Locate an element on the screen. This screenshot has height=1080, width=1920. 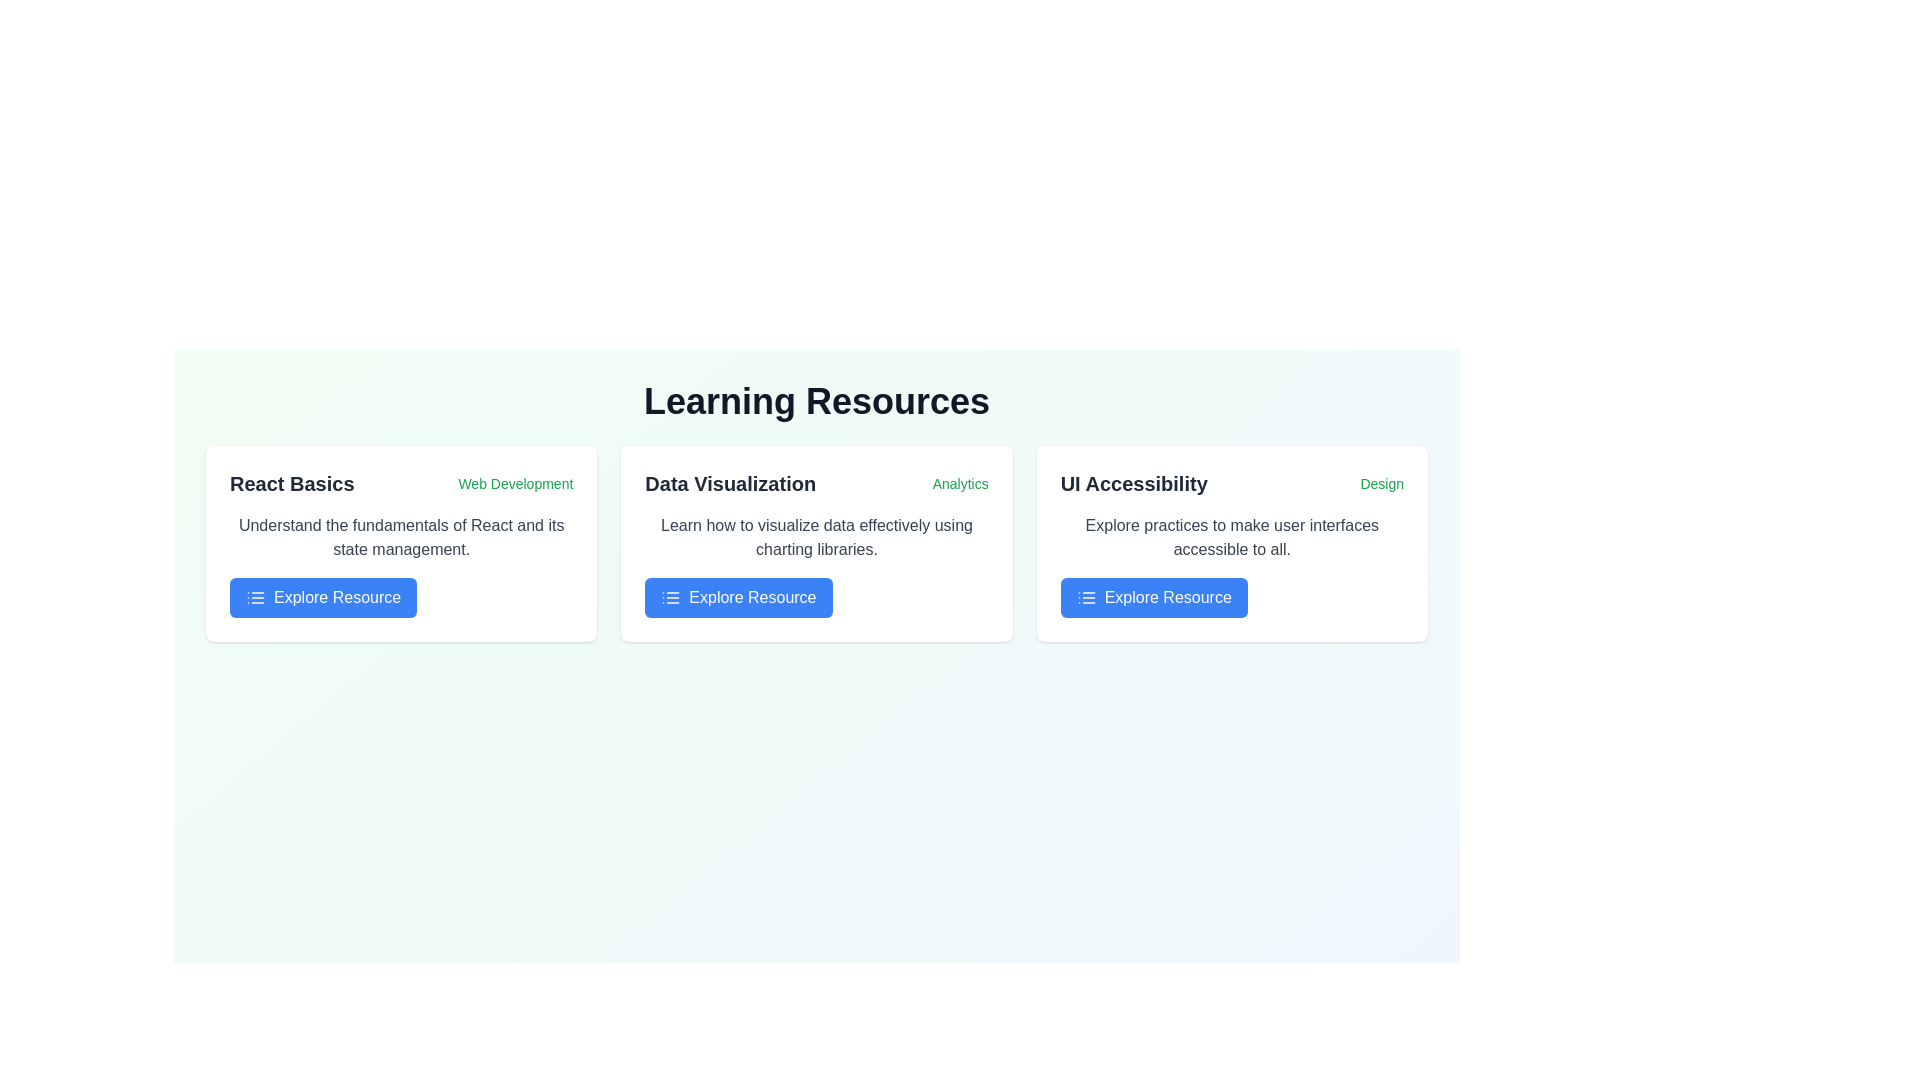
text contained in the informational card about 'React Basics', which is the first card in the grid layout of educational resources is located at coordinates (400, 543).